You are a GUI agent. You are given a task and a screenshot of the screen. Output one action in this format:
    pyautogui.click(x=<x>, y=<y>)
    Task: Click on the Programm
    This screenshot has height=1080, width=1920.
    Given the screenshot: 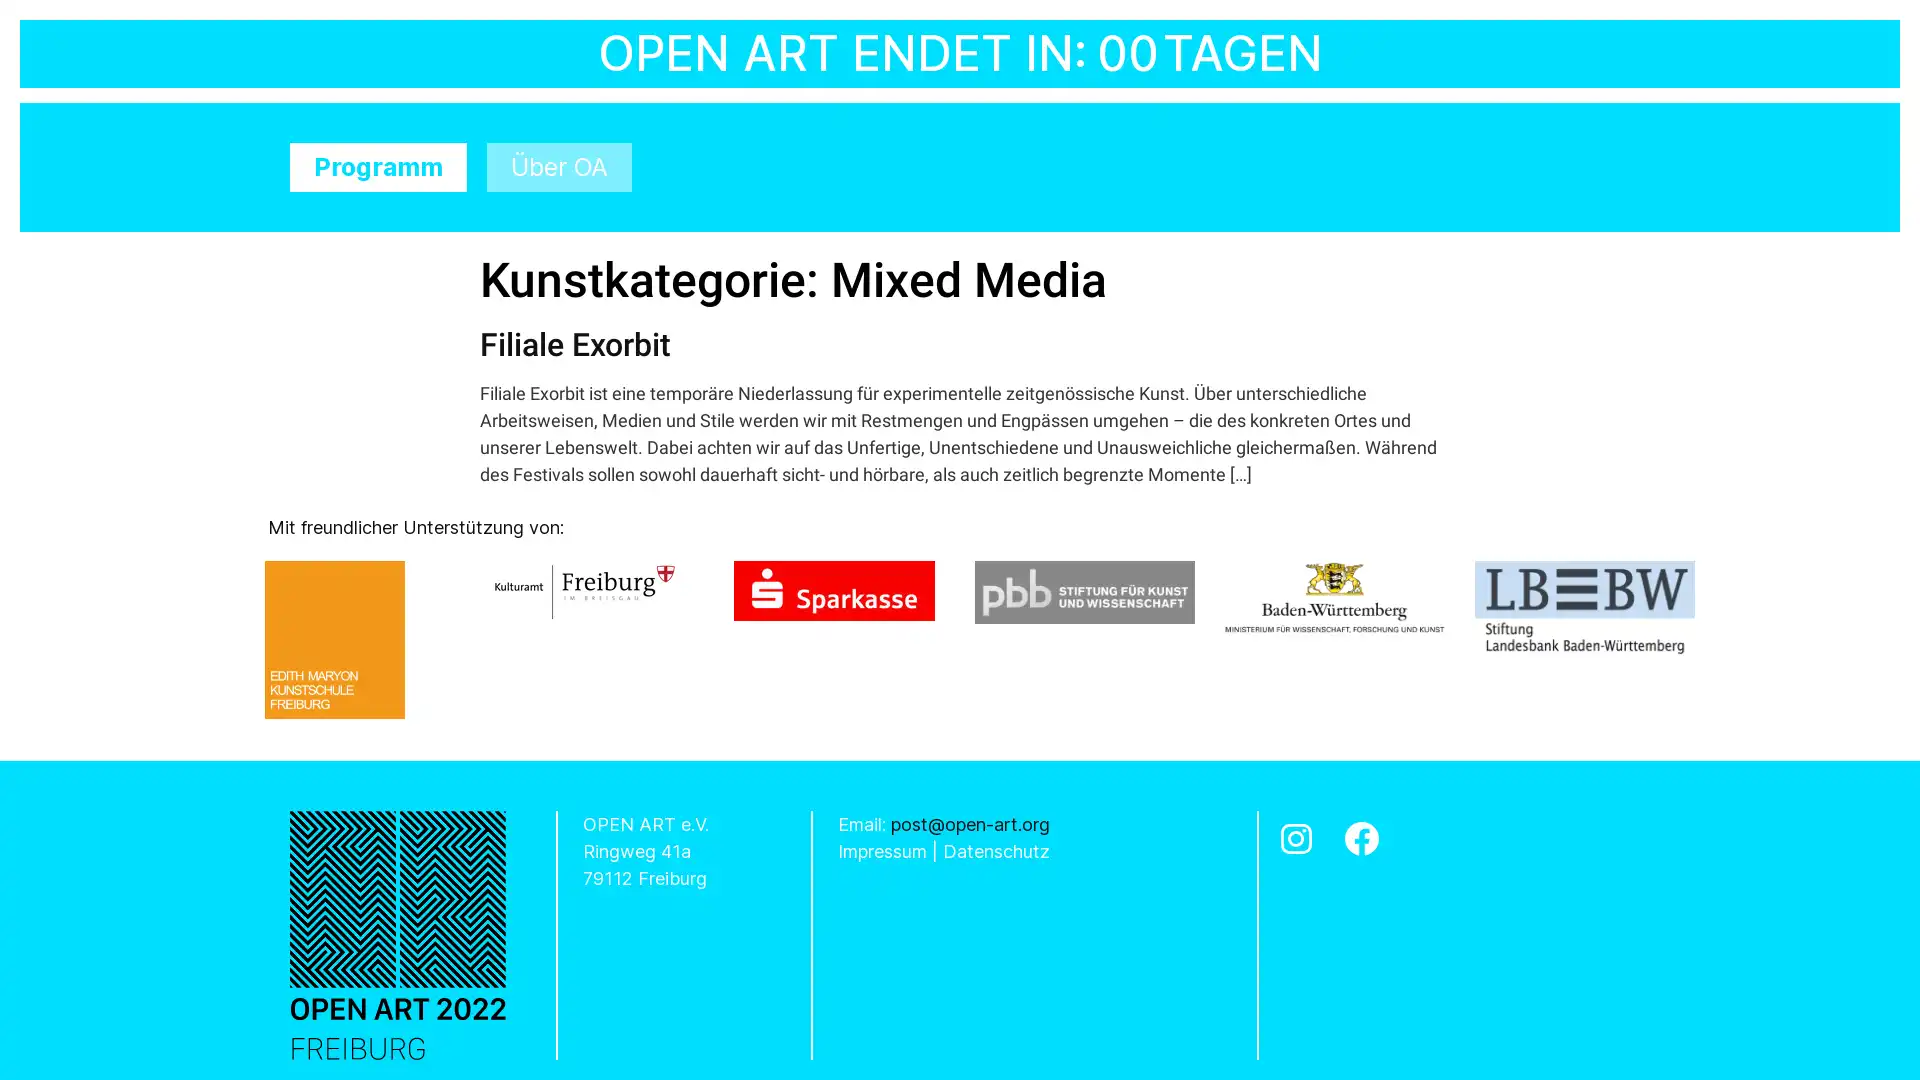 What is the action you would take?
    pyautogui.click(x=378, y=166)
    